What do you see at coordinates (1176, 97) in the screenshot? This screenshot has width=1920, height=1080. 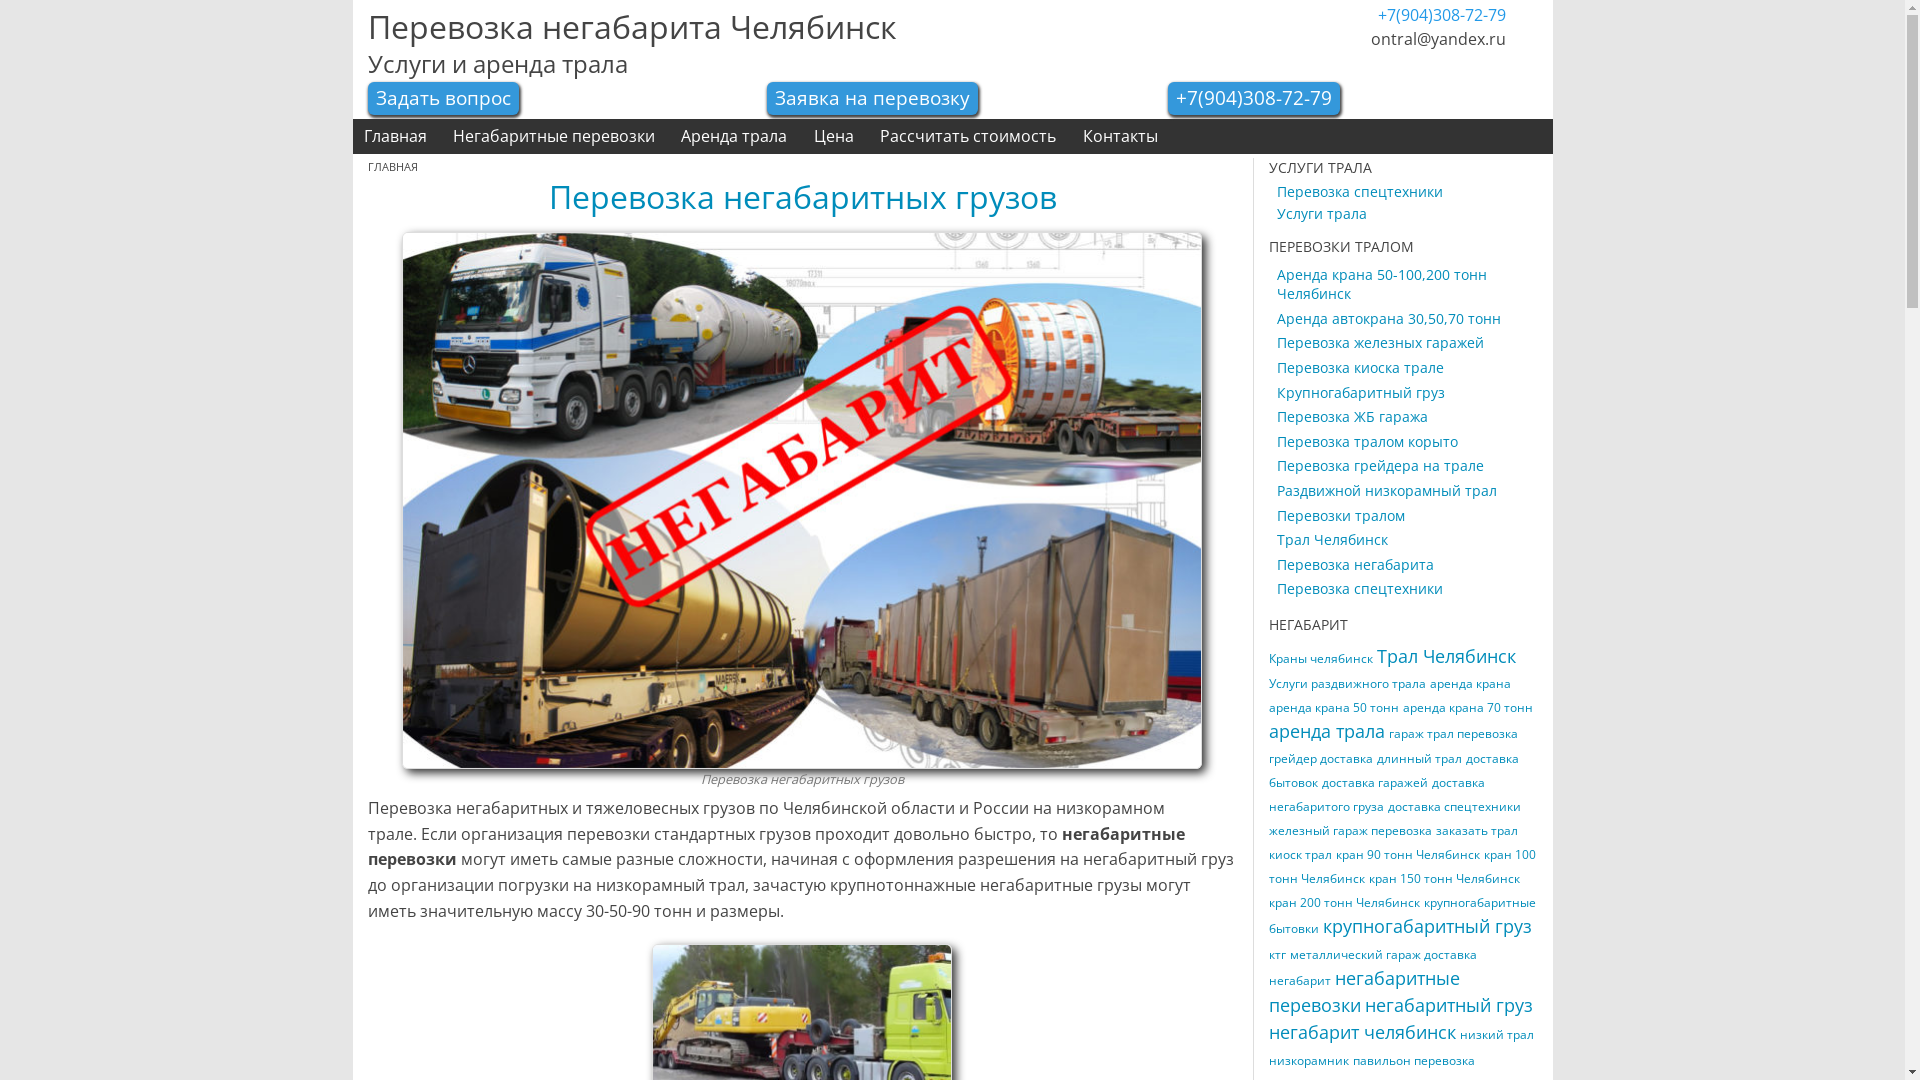 I see `'+7(904)308-72-79'` at bounding box center [1176, 97].